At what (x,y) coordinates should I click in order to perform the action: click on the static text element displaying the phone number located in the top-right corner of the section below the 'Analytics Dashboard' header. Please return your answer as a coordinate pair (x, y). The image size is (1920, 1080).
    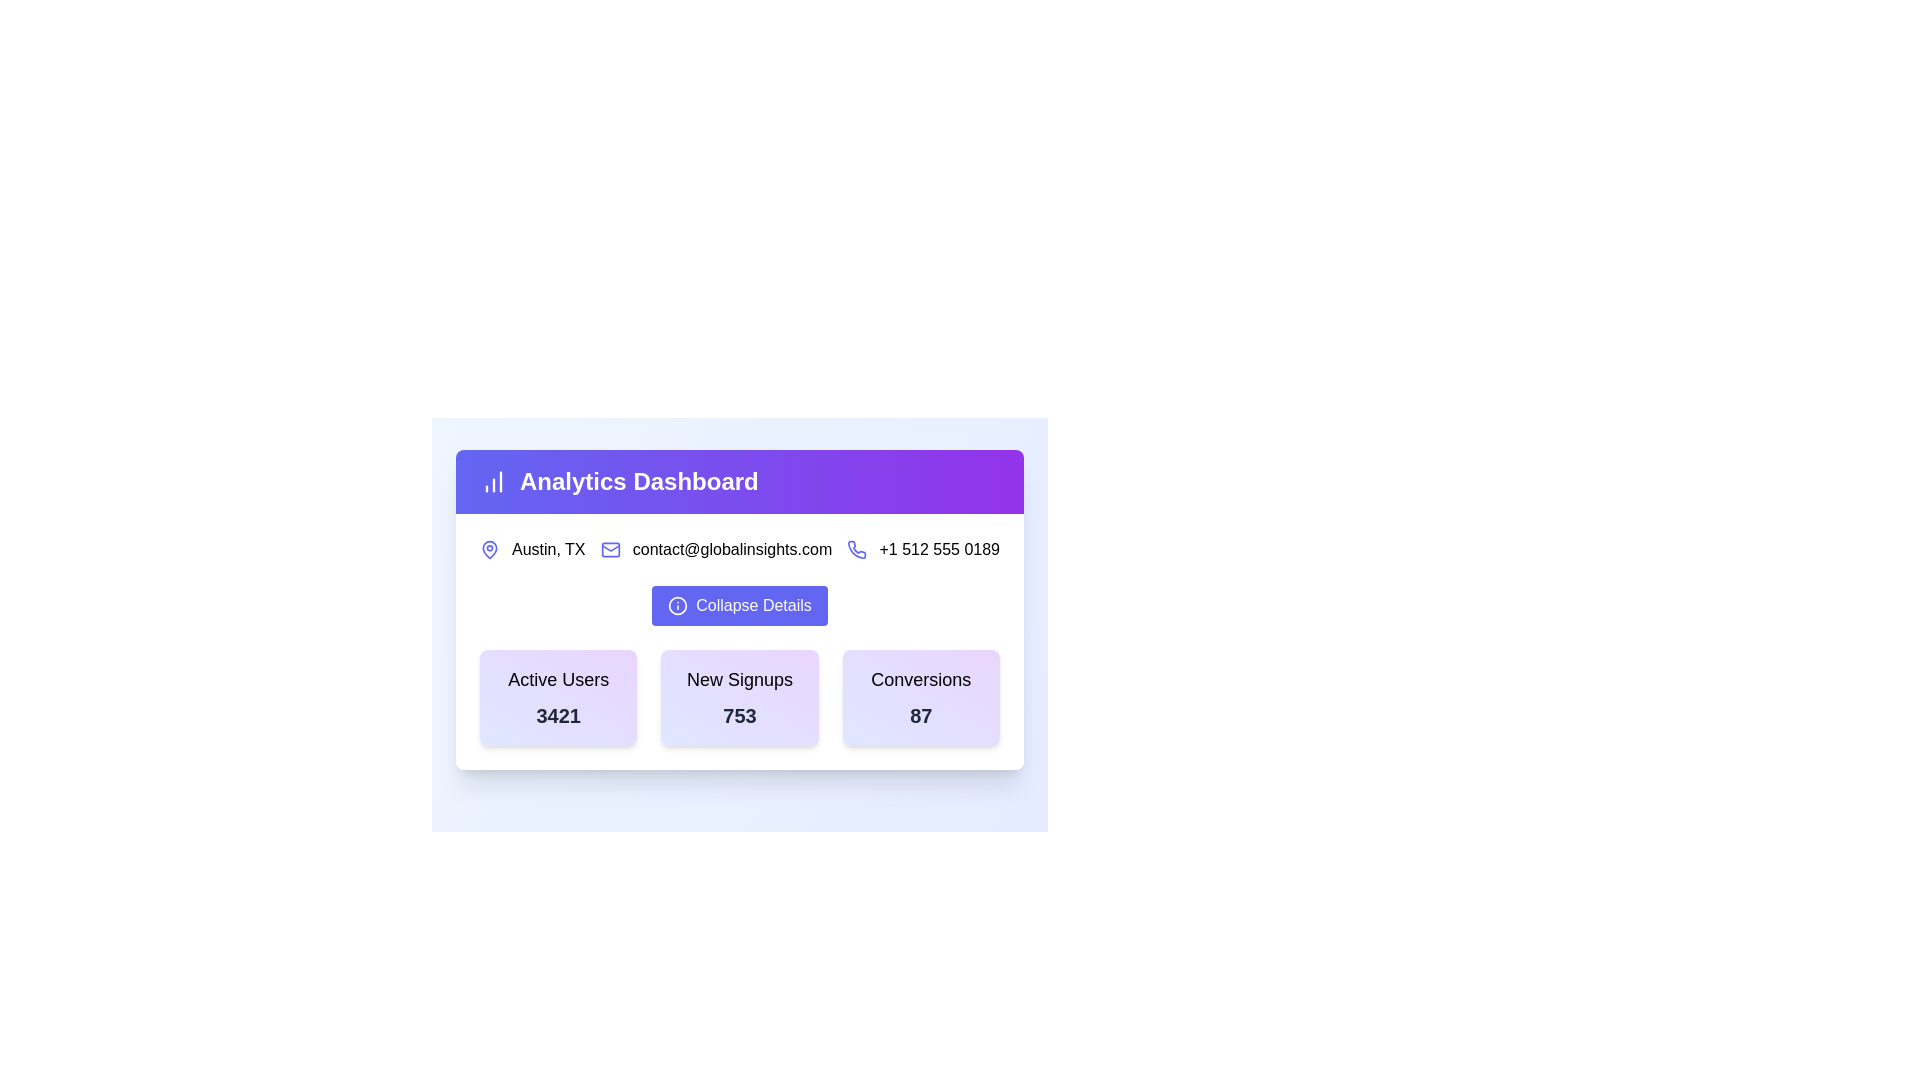
    Looking at the image, I should click on (938, 550).